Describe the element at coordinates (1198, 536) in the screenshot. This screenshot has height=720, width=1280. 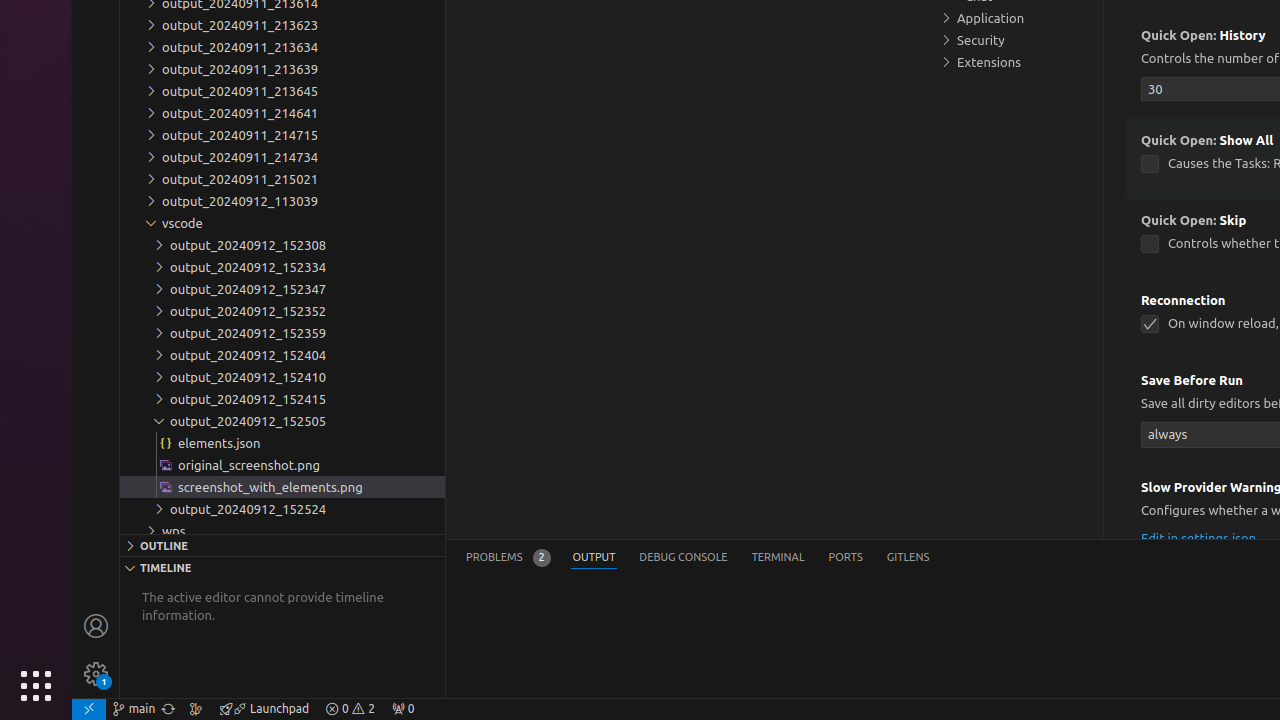
I see `'Edit in settings.json: task.slowProviderWarning'` at that location.